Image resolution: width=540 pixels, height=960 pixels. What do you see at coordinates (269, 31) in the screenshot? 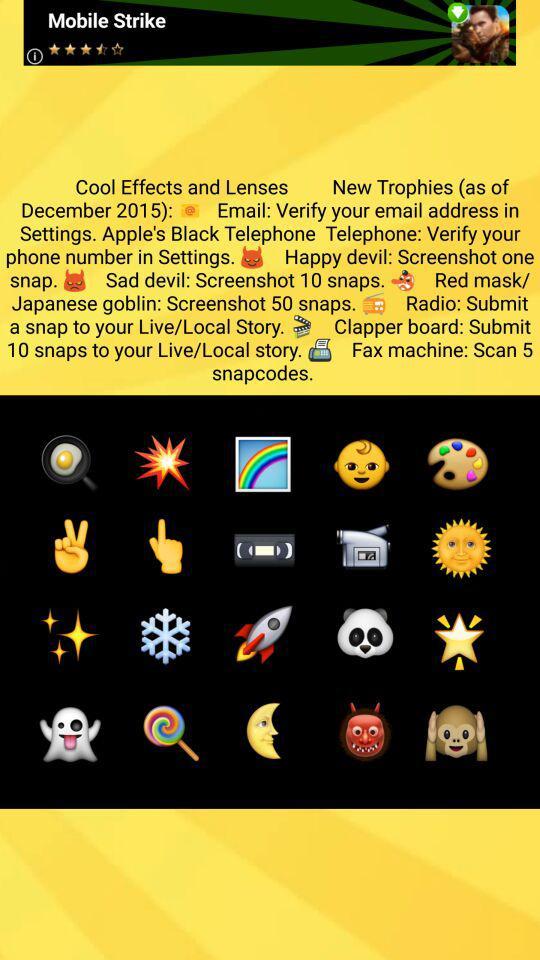
I see `icon above cool effects and item` at bounding box center [269, 31].